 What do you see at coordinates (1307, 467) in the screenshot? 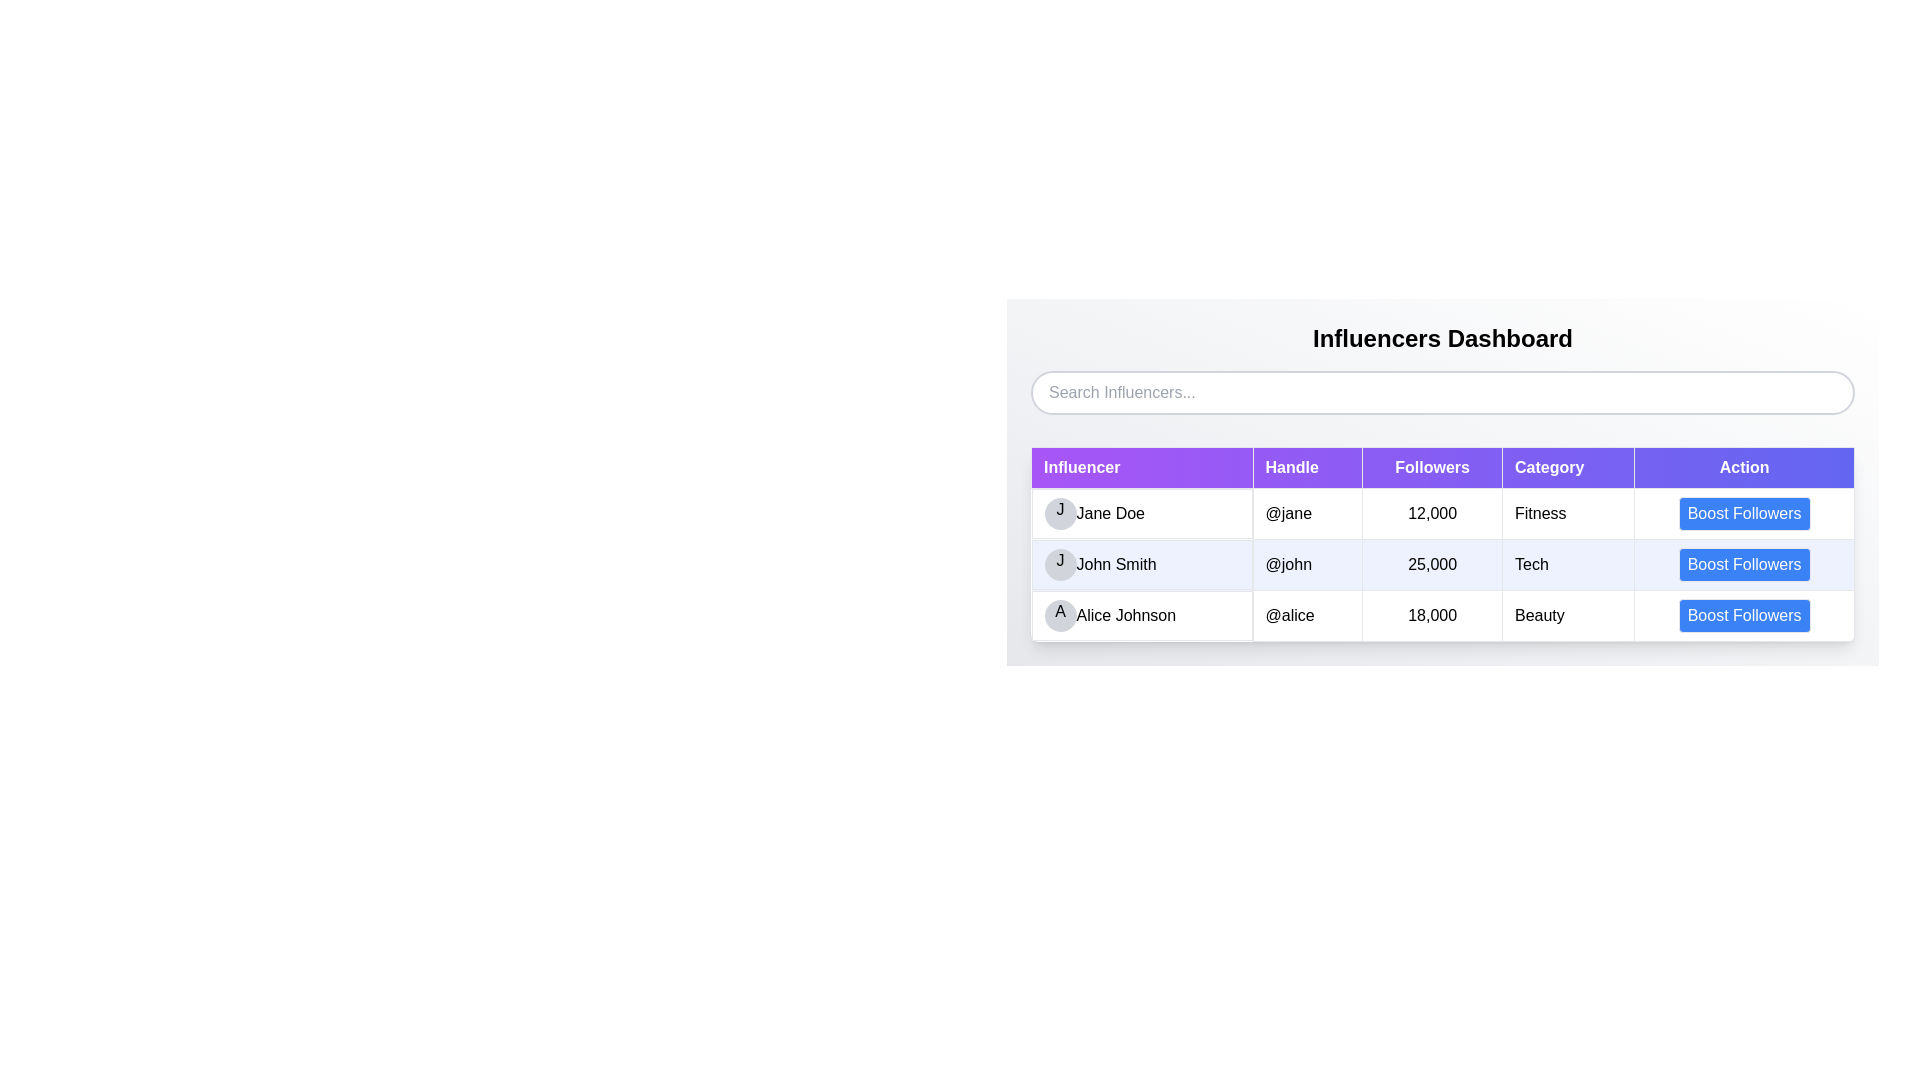
I see `the Table Header Cell labeled 'Handle', which is a rectangular UI section with a purple background and white bold text, positioned between the 'Influencer' and 'Followers' headers in the data table` at bounding box center [1307, 467].